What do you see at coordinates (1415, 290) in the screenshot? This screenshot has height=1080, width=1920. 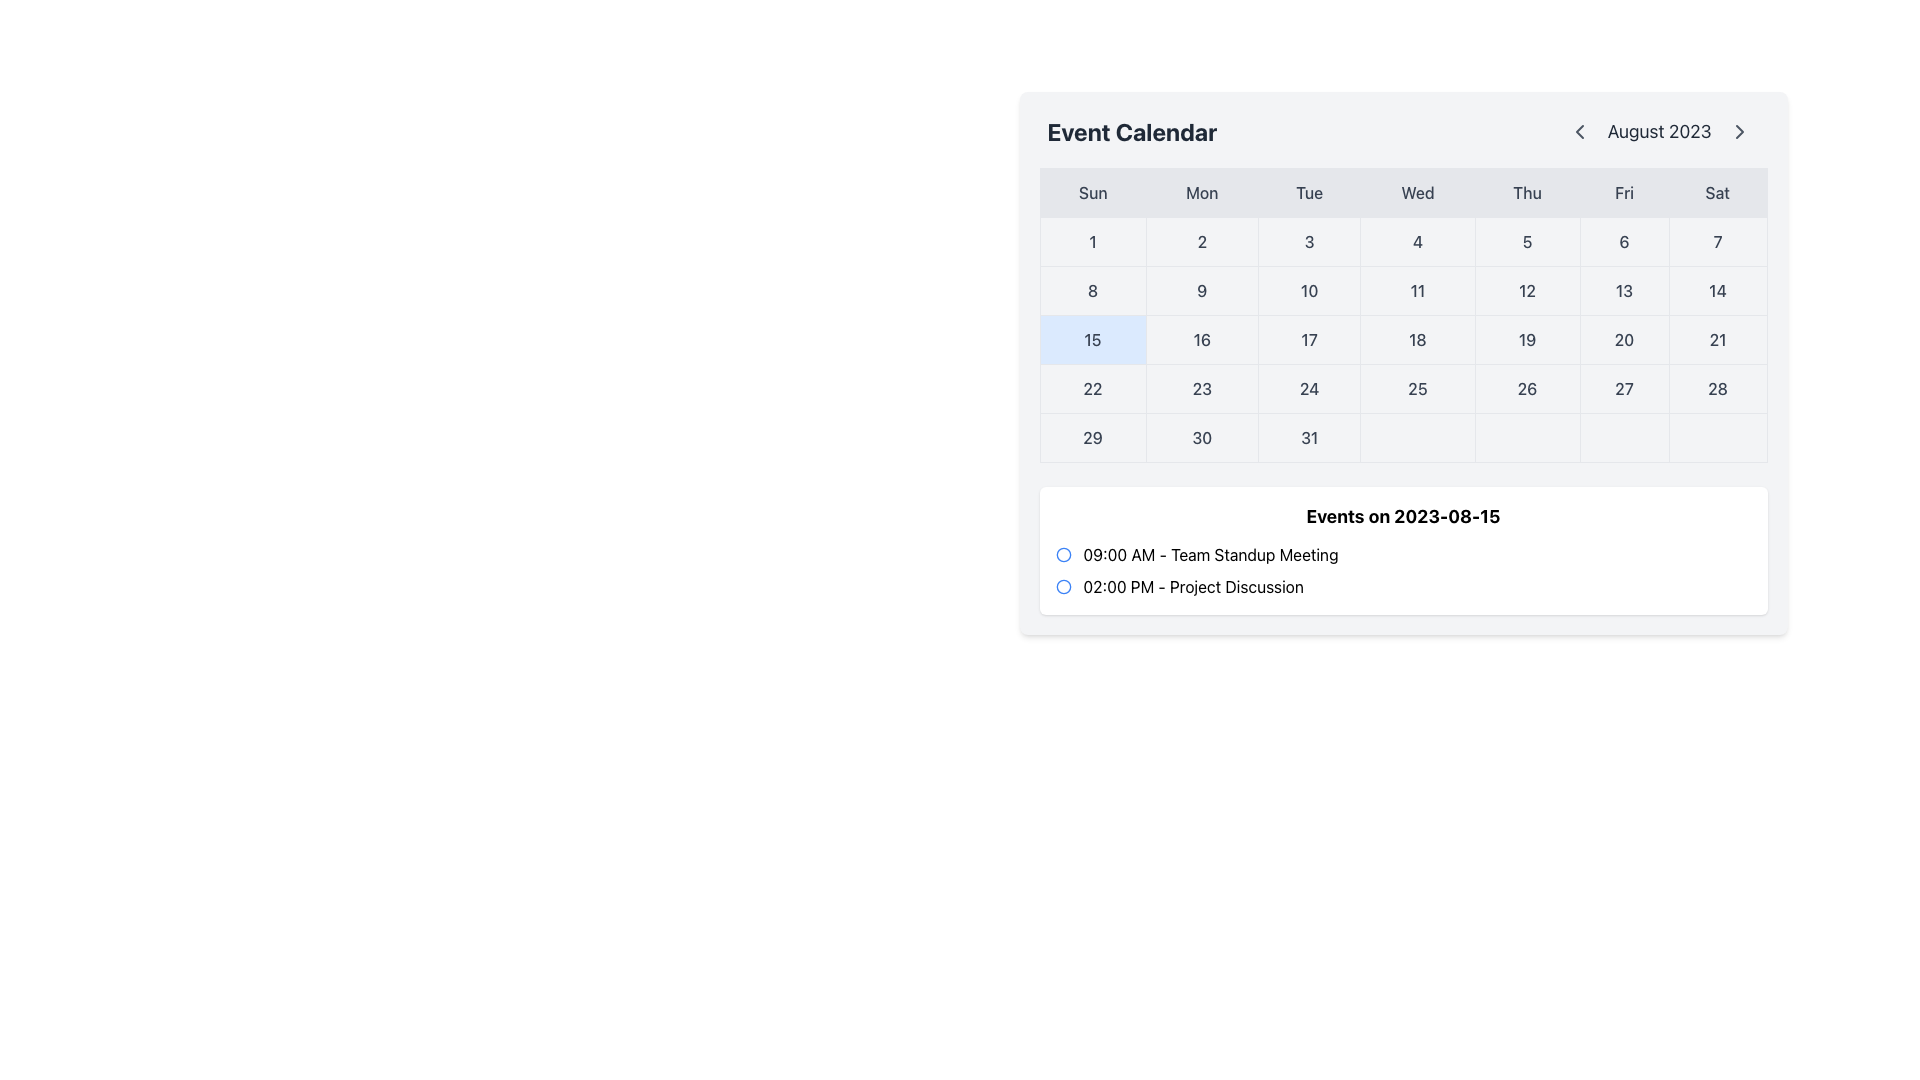 I see `the Calendar date cell displaying the number '11', which is part of a week view grid layout and positioned fourth in its row` at bounding box center [1415, 290].